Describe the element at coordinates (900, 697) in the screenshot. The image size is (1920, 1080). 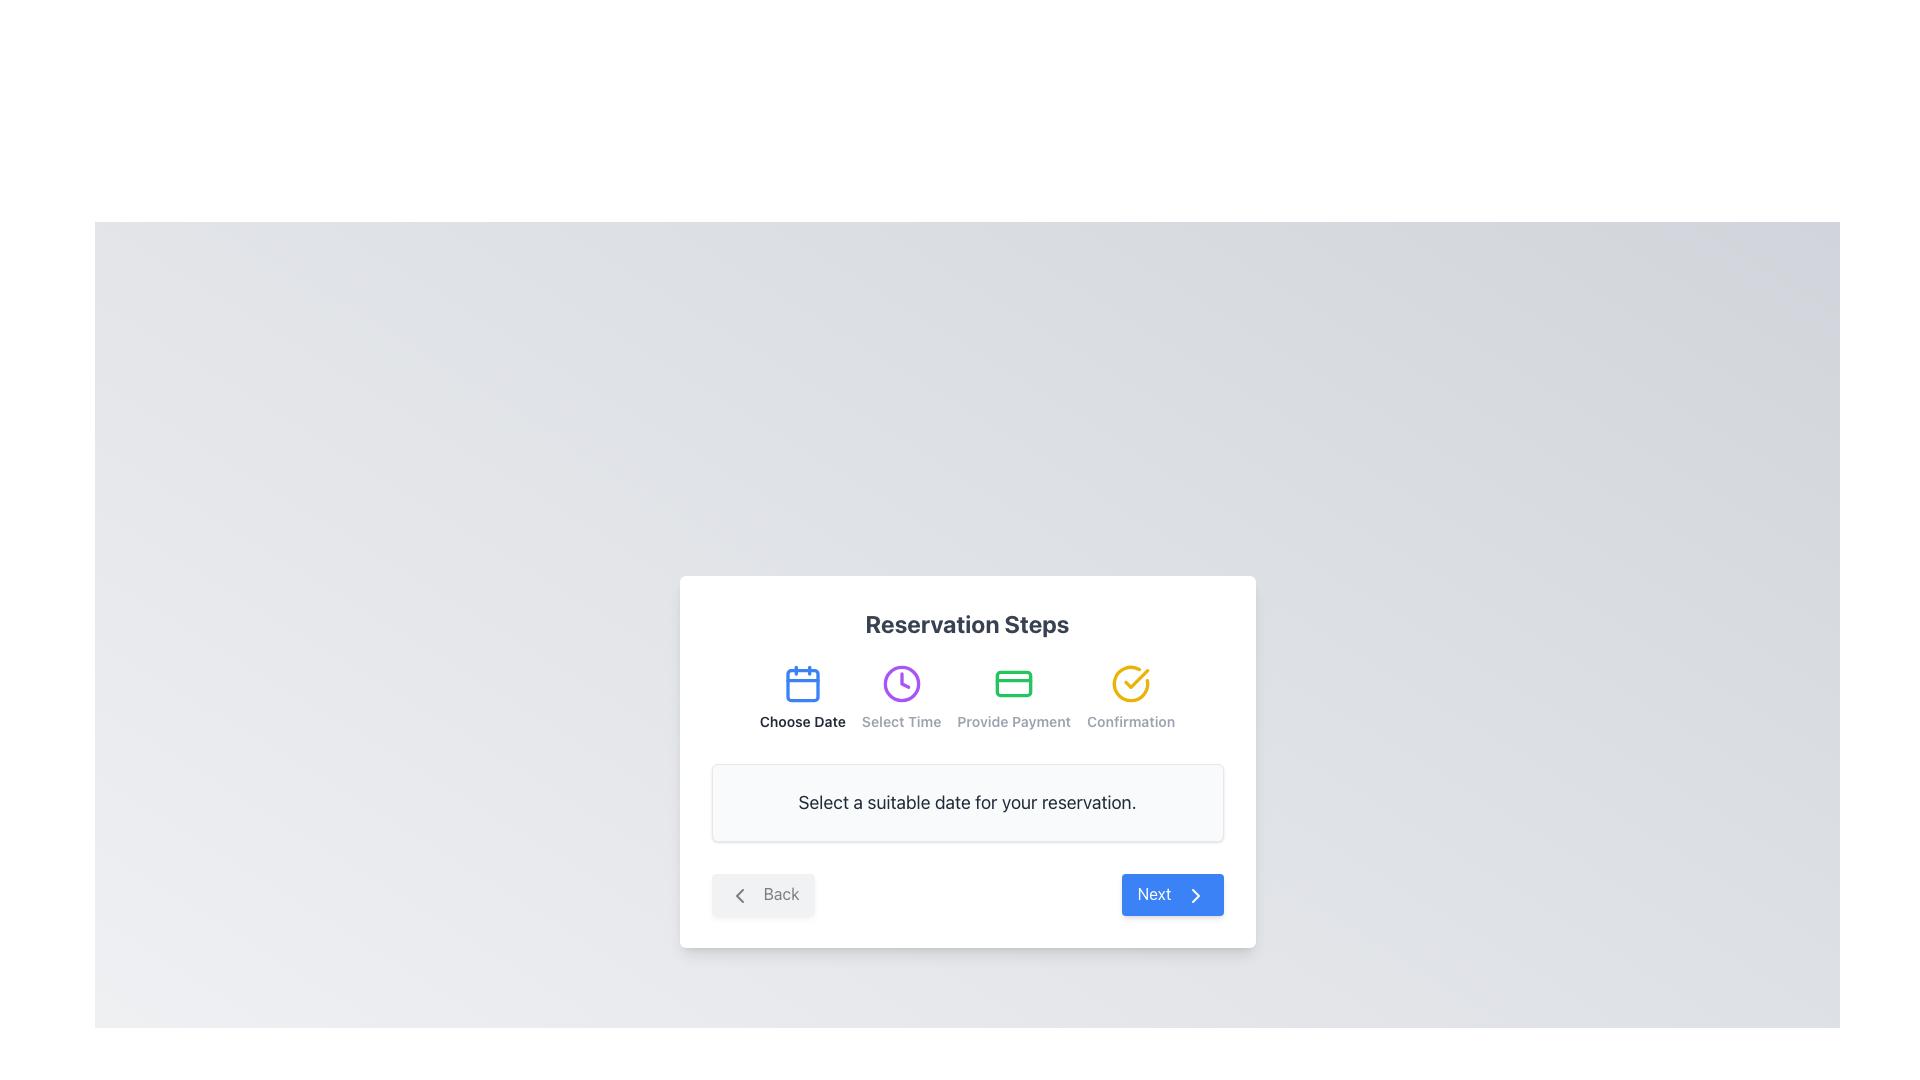
I see `the second step in the horizontally aligned step navigation bar, which represents the step related to selecting a time in the reservation process` at that location.